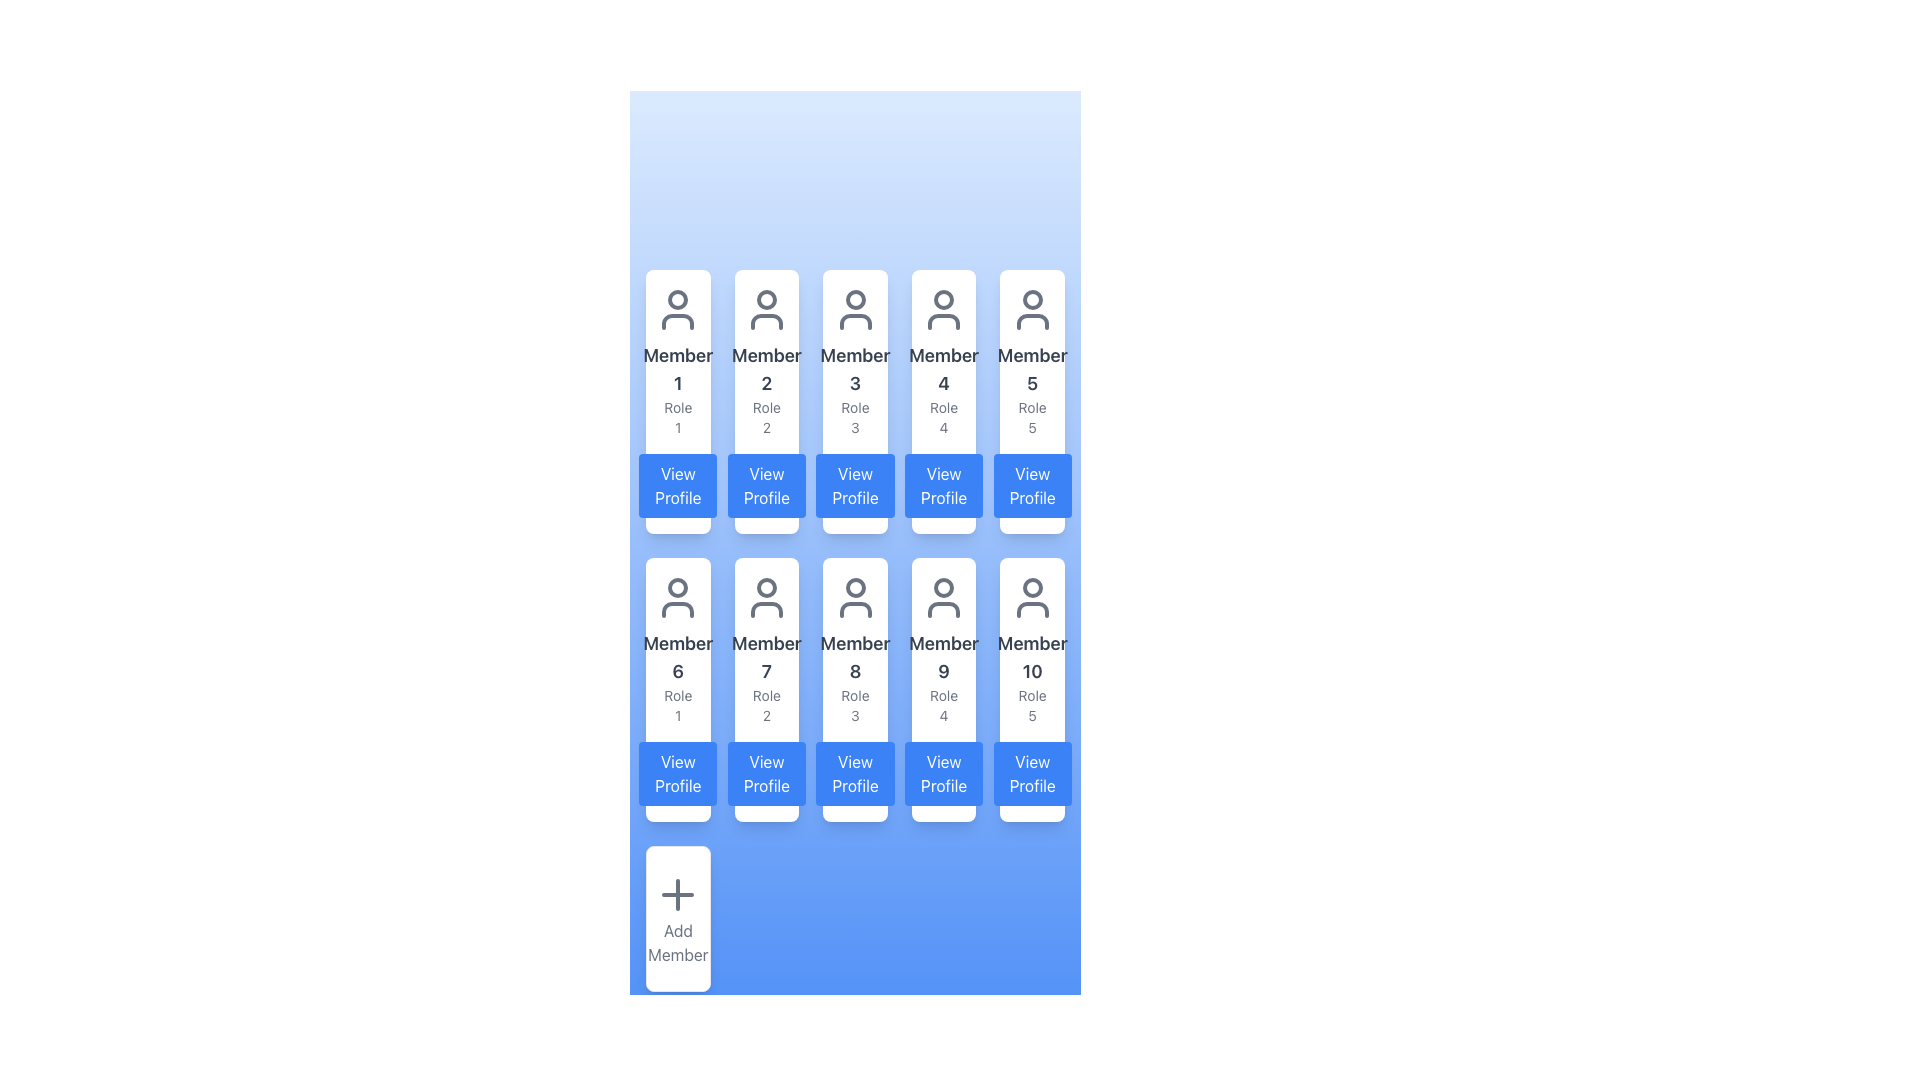 This screenshot has width=1920, height=1080. I want to click on the 'View Profile' button, which has a blue background and white text, located at the bottom of the user profile card, so click(1032, 773).